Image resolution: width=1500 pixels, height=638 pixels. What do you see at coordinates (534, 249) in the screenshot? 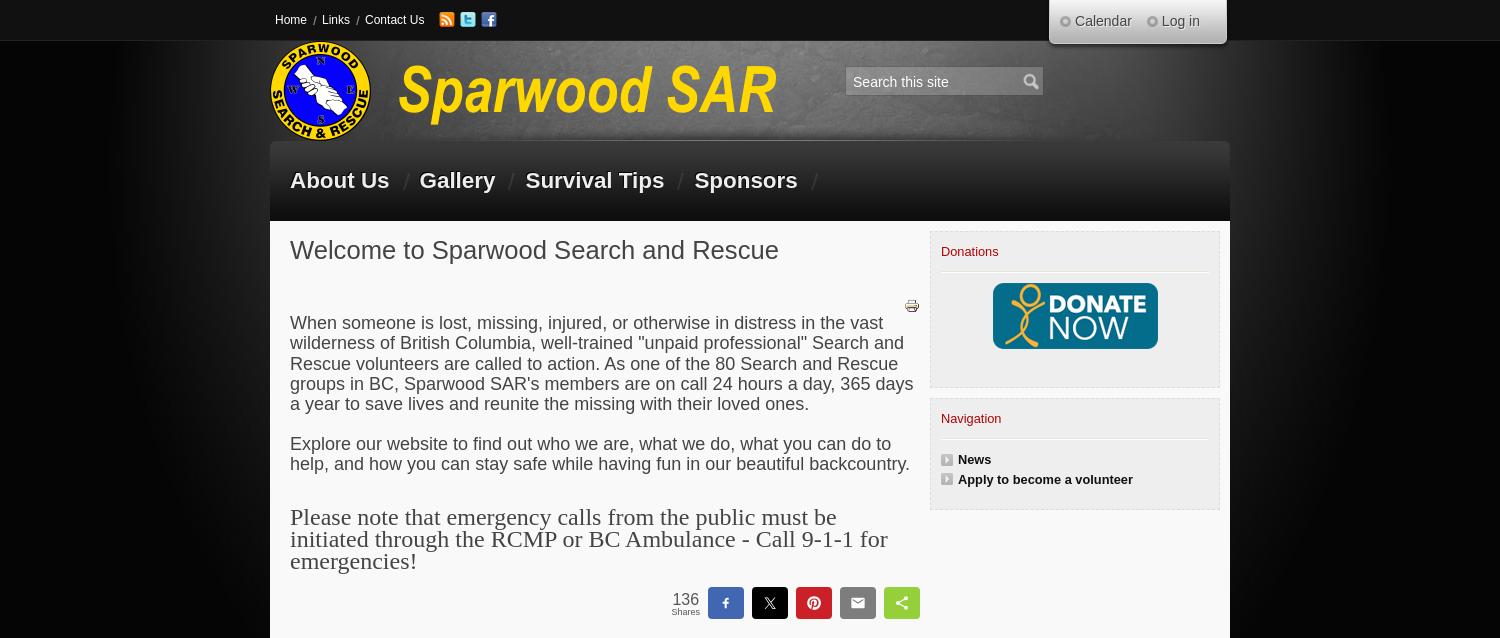
I see `'Welcome to Sparwood Search and Rescue'` at bounding box center [534, 249].